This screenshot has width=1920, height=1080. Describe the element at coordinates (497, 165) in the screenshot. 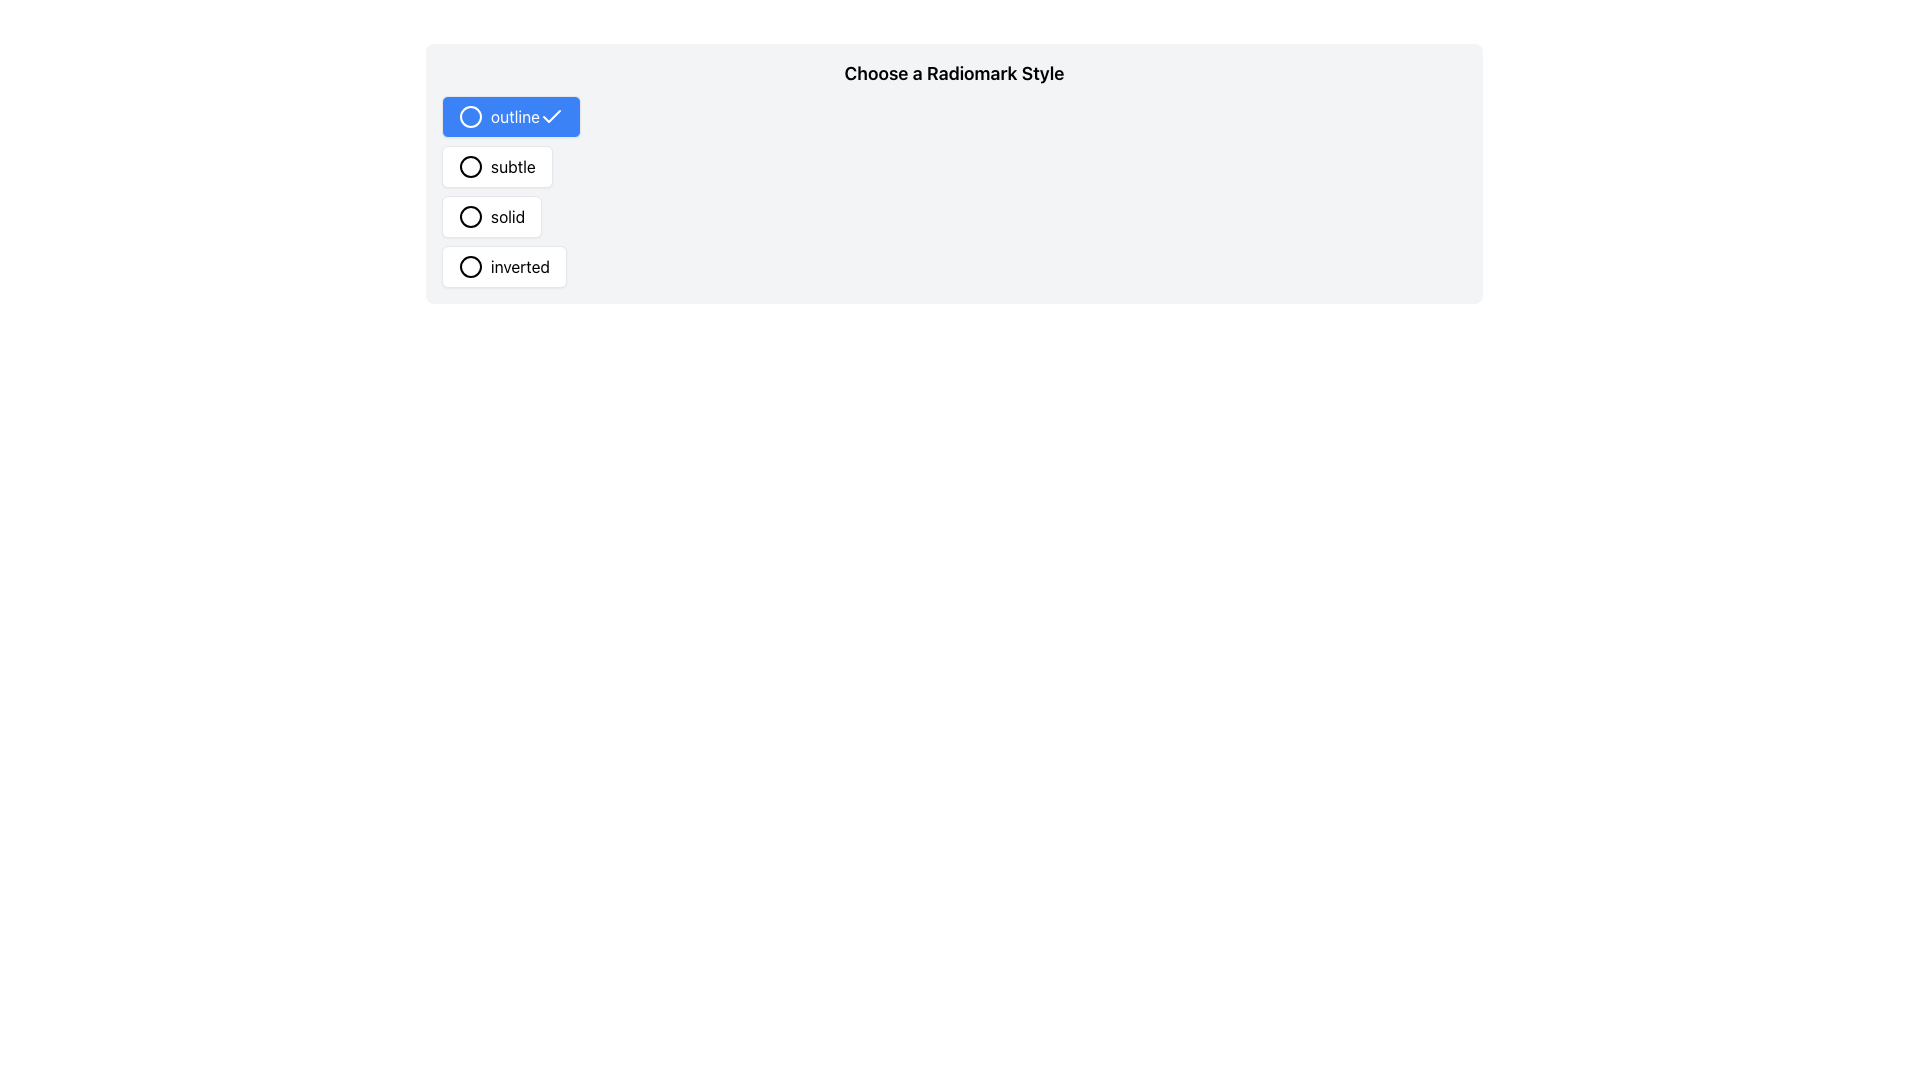

I see `the second selectable button labeled 'subtle'` at that location.